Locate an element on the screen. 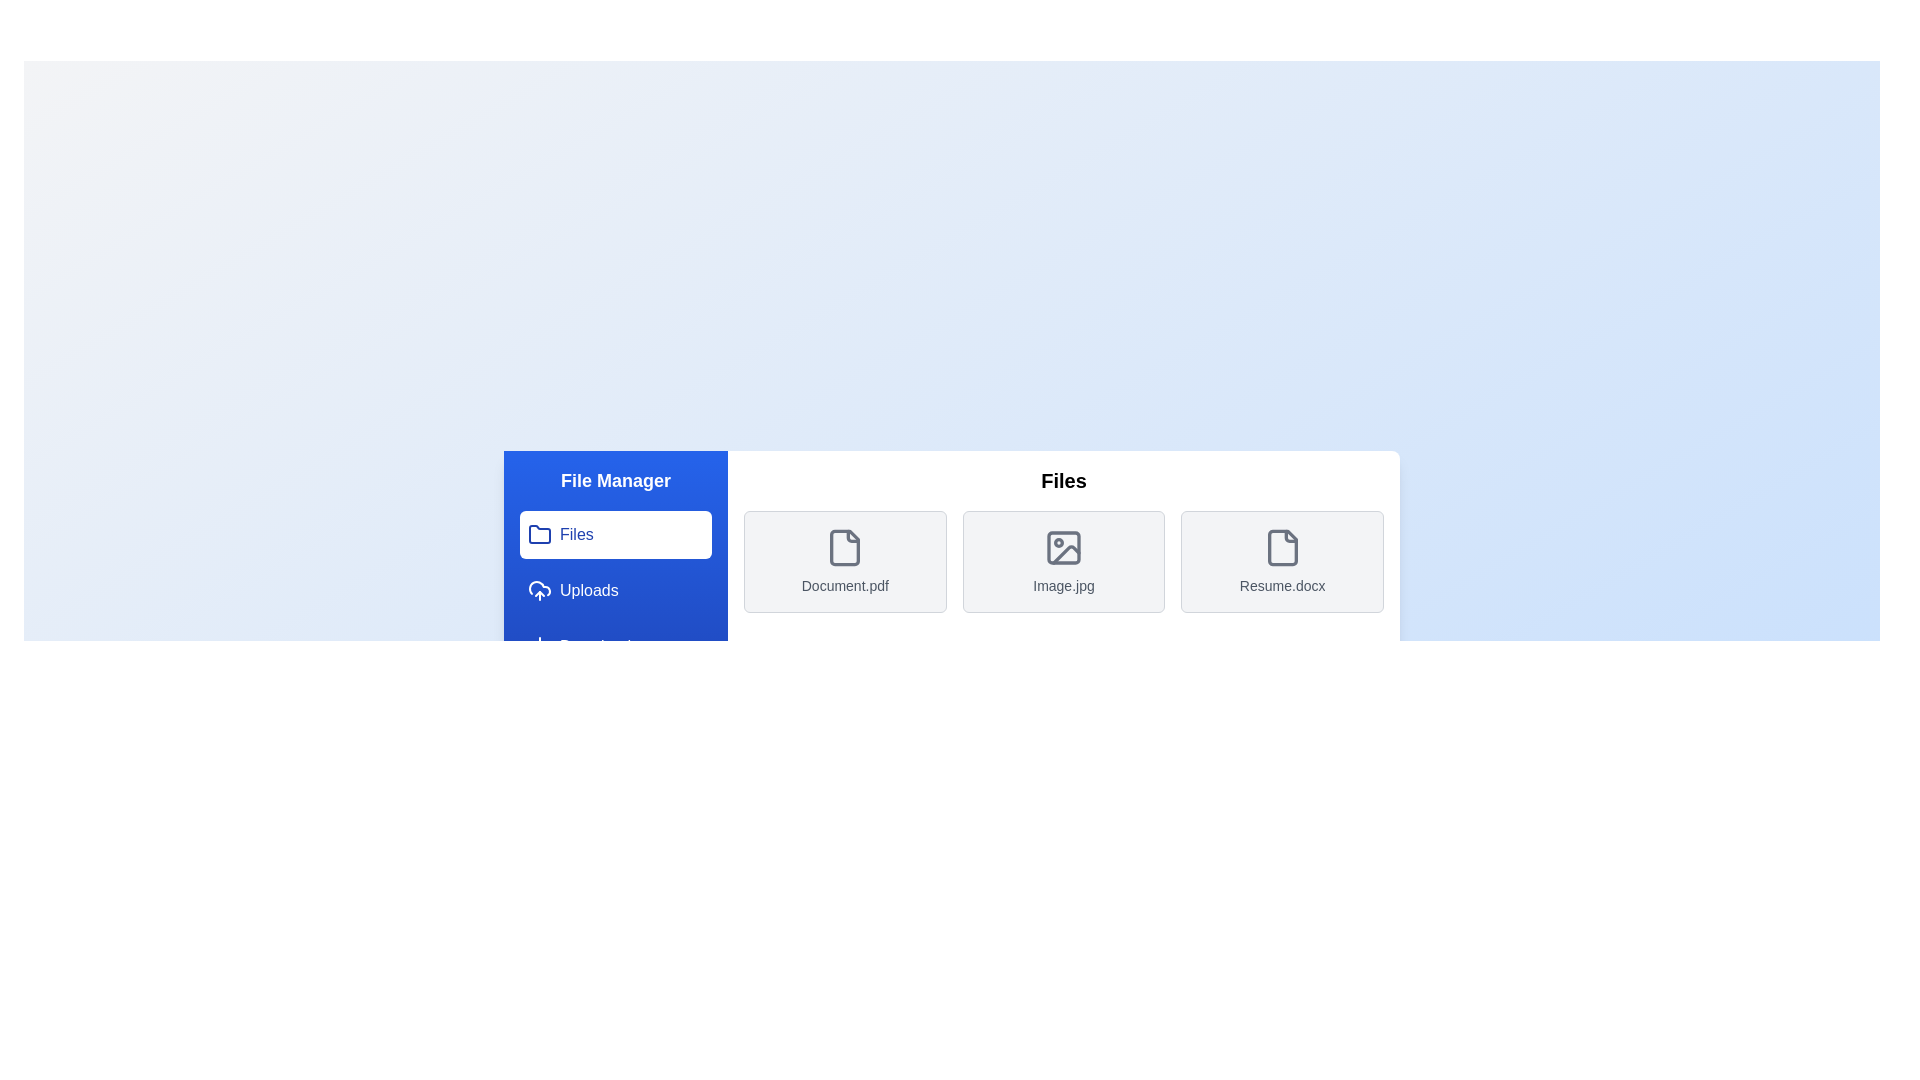  the menu option Files to navigate to the corresponding section is located at coordinates (614, 534).